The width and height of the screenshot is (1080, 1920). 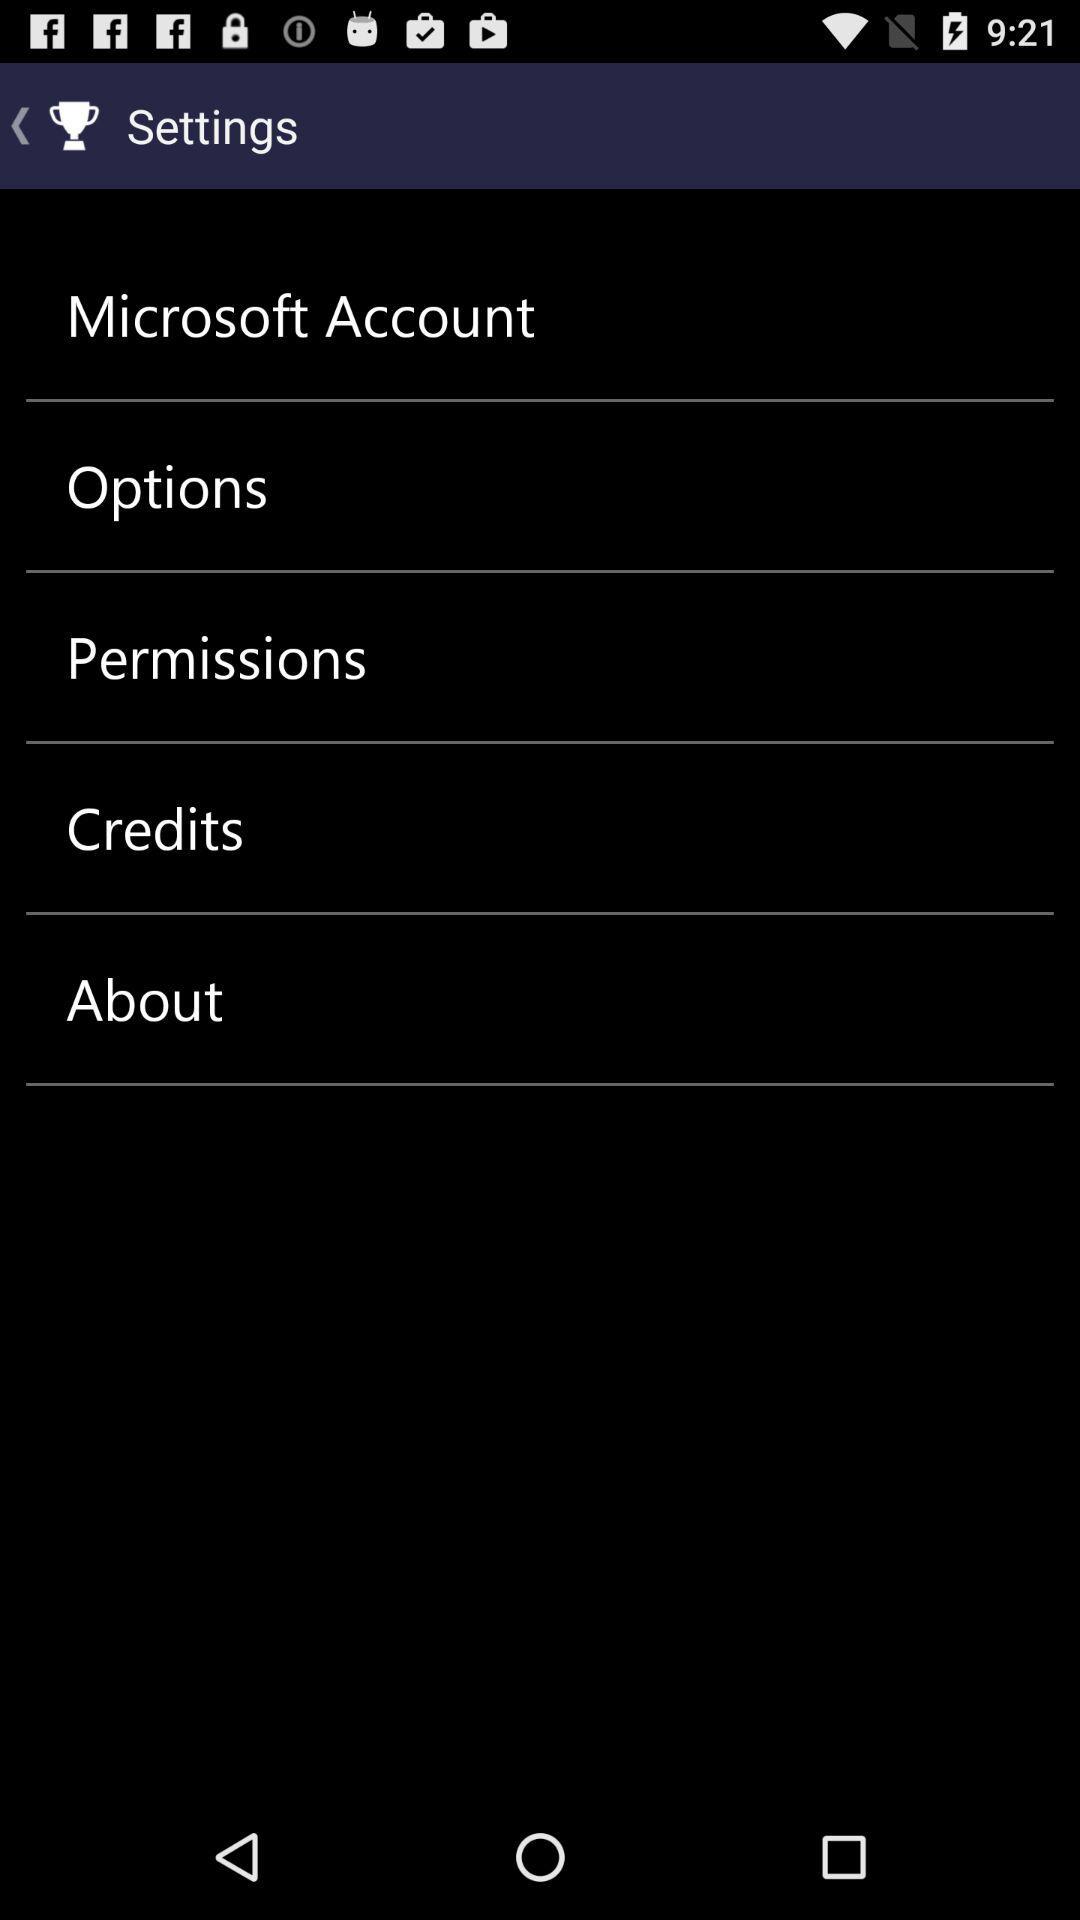 I want to click on the item below the options icon, so click(x=216, y=657).